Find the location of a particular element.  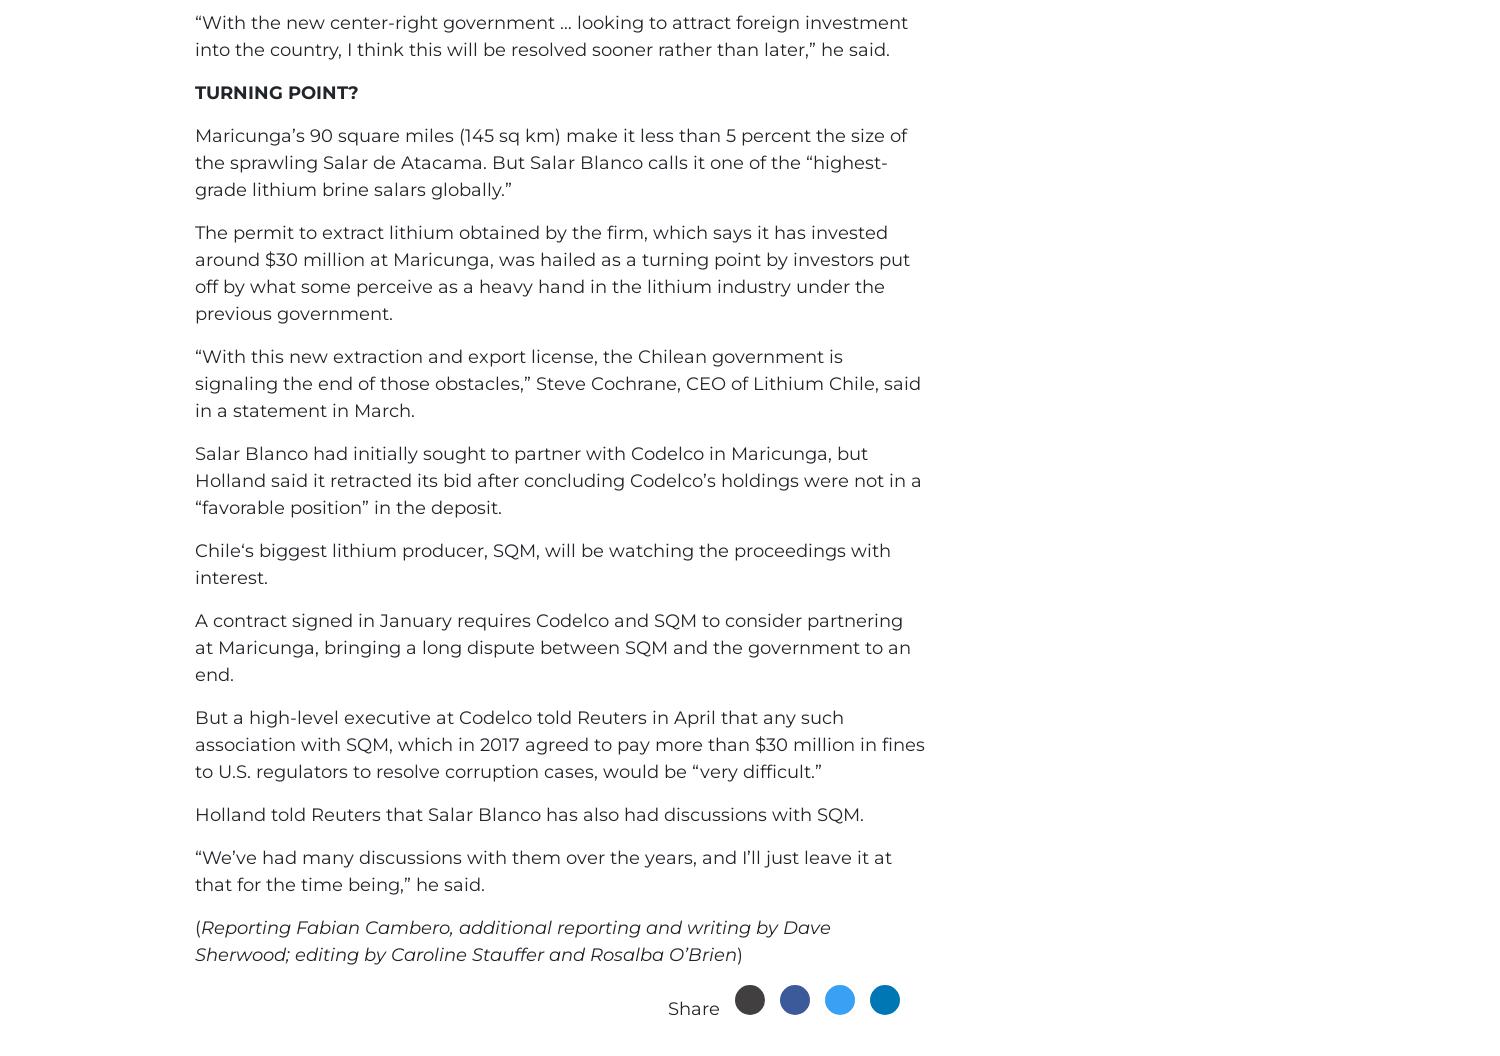

'Holland told Reuters that Salar Blanco has also had discussions with SQM.' is located at coordinates (529, 815).